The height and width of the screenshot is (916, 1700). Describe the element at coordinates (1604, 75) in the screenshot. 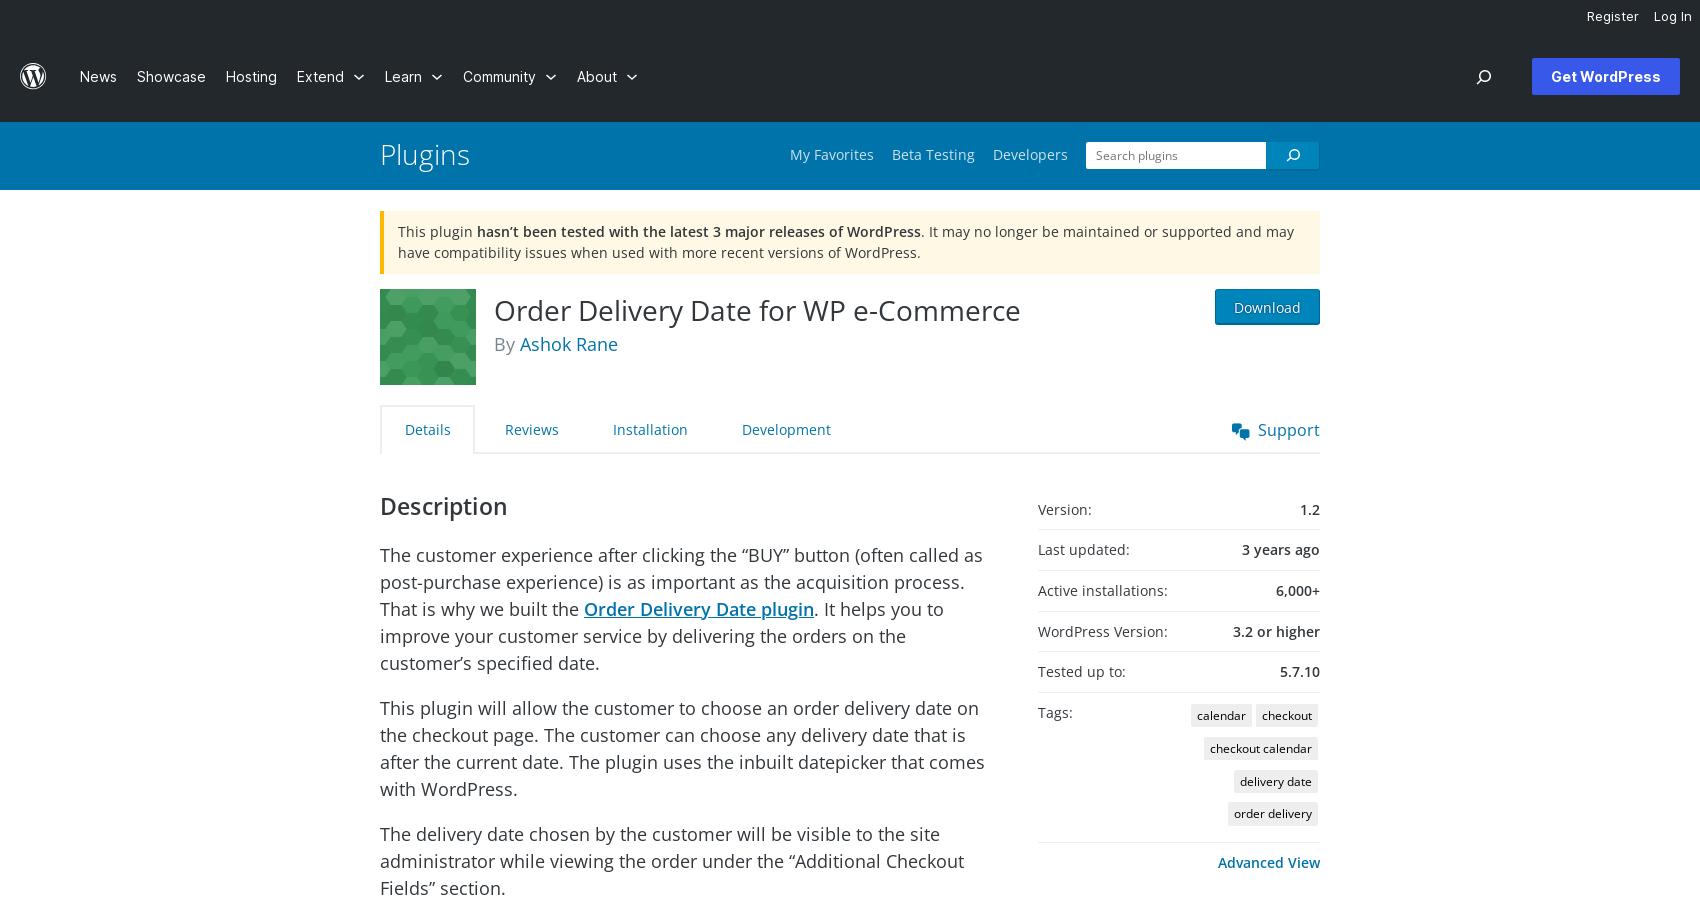

I see `'Get WordPress'` at that location.